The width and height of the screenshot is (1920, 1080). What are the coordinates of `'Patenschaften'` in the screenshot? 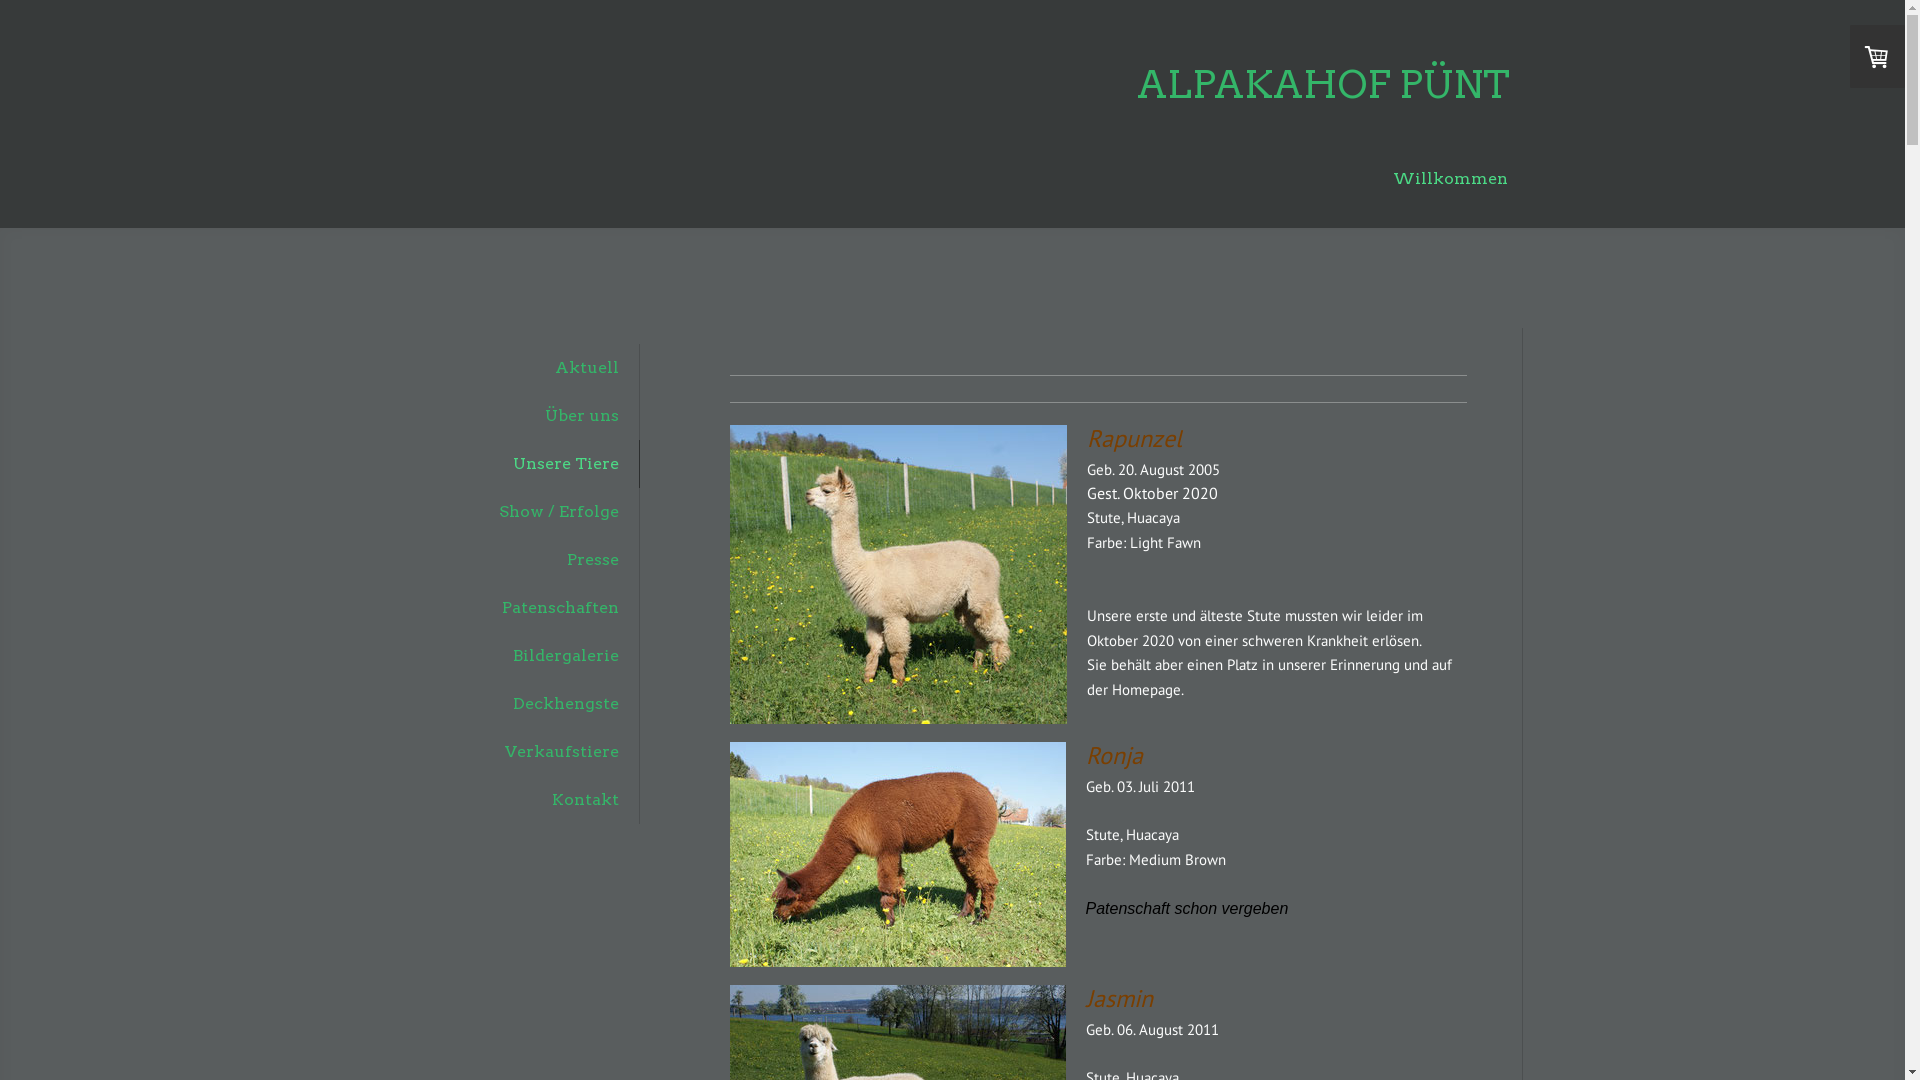 It's located at (531, 607).